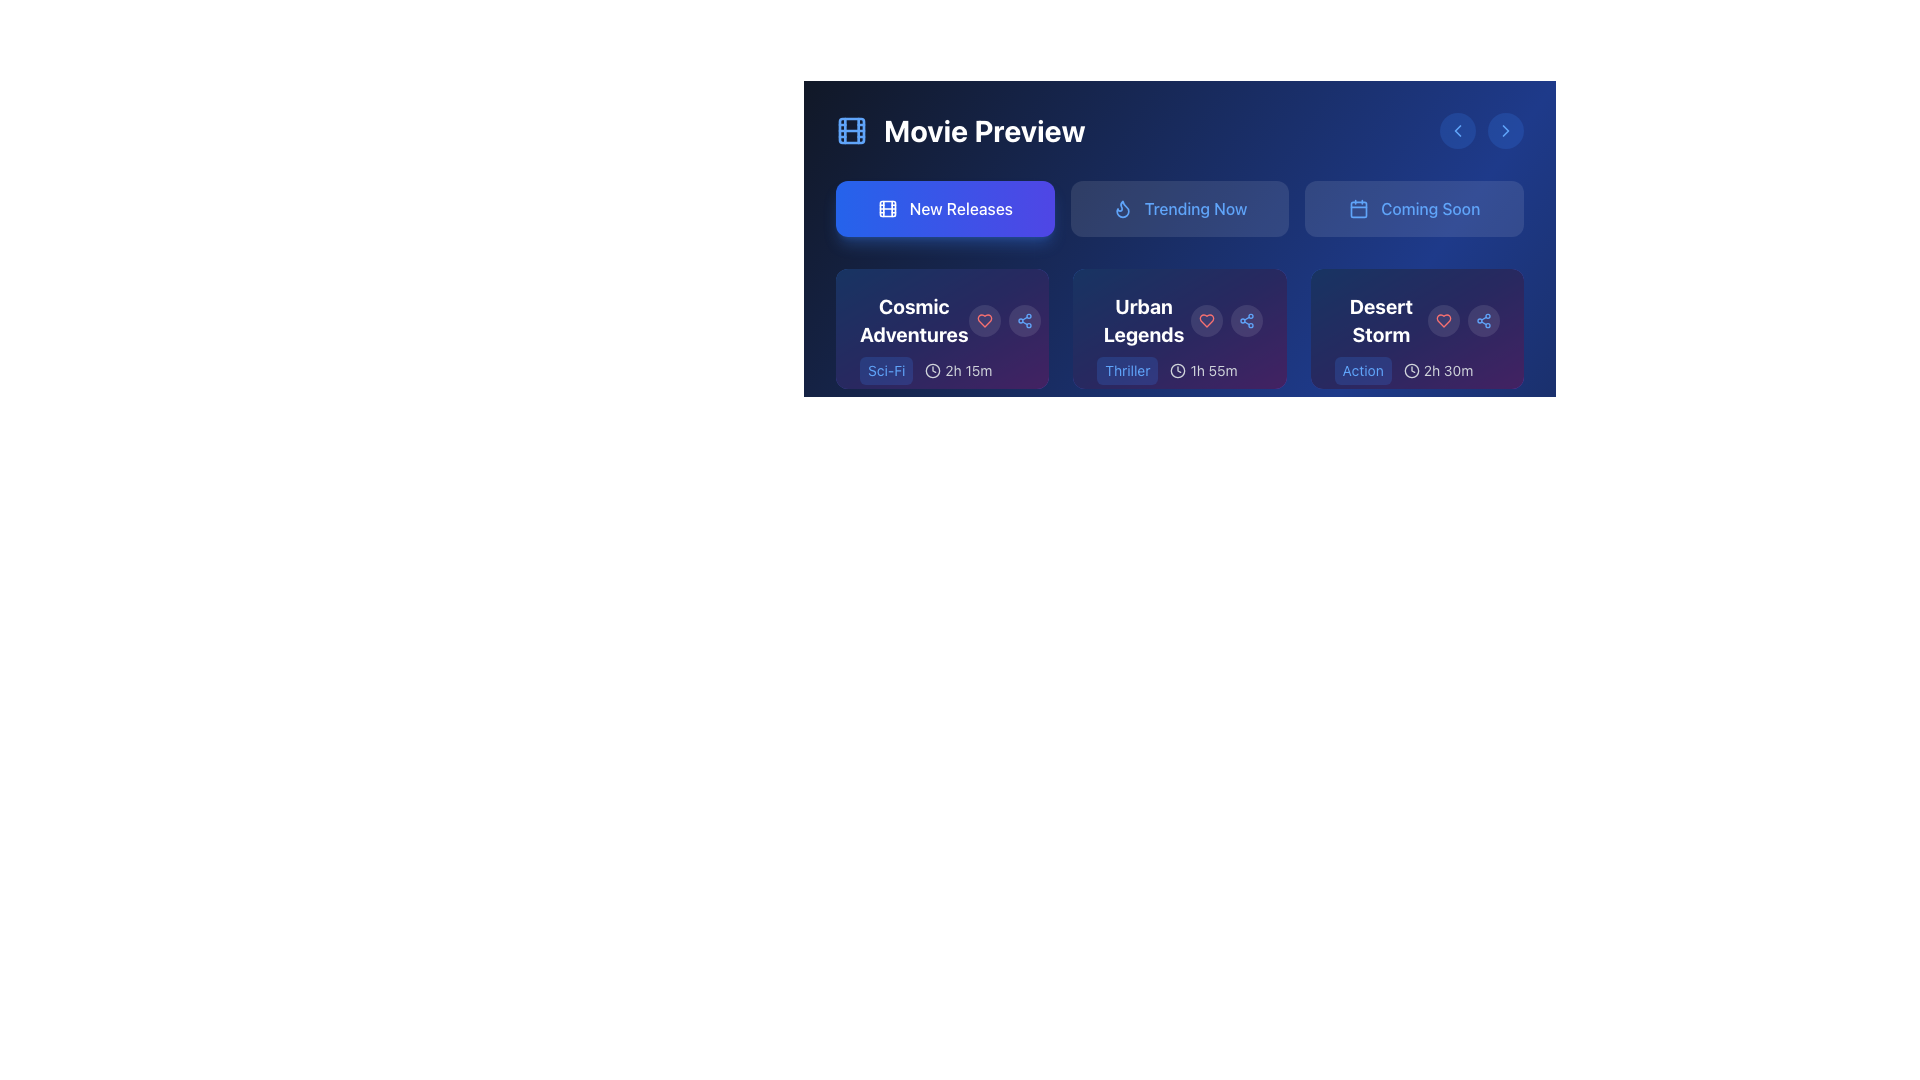 This screenshot has height=1080, width=1920. Describe the element at coordinates (941, 362) in the screenshot. I see `the icons or labels within the movie information card for 'Cosmic Adventures', which includes the title, genre, duration, and rating, located at the top left of the movie preview grid` at that location.